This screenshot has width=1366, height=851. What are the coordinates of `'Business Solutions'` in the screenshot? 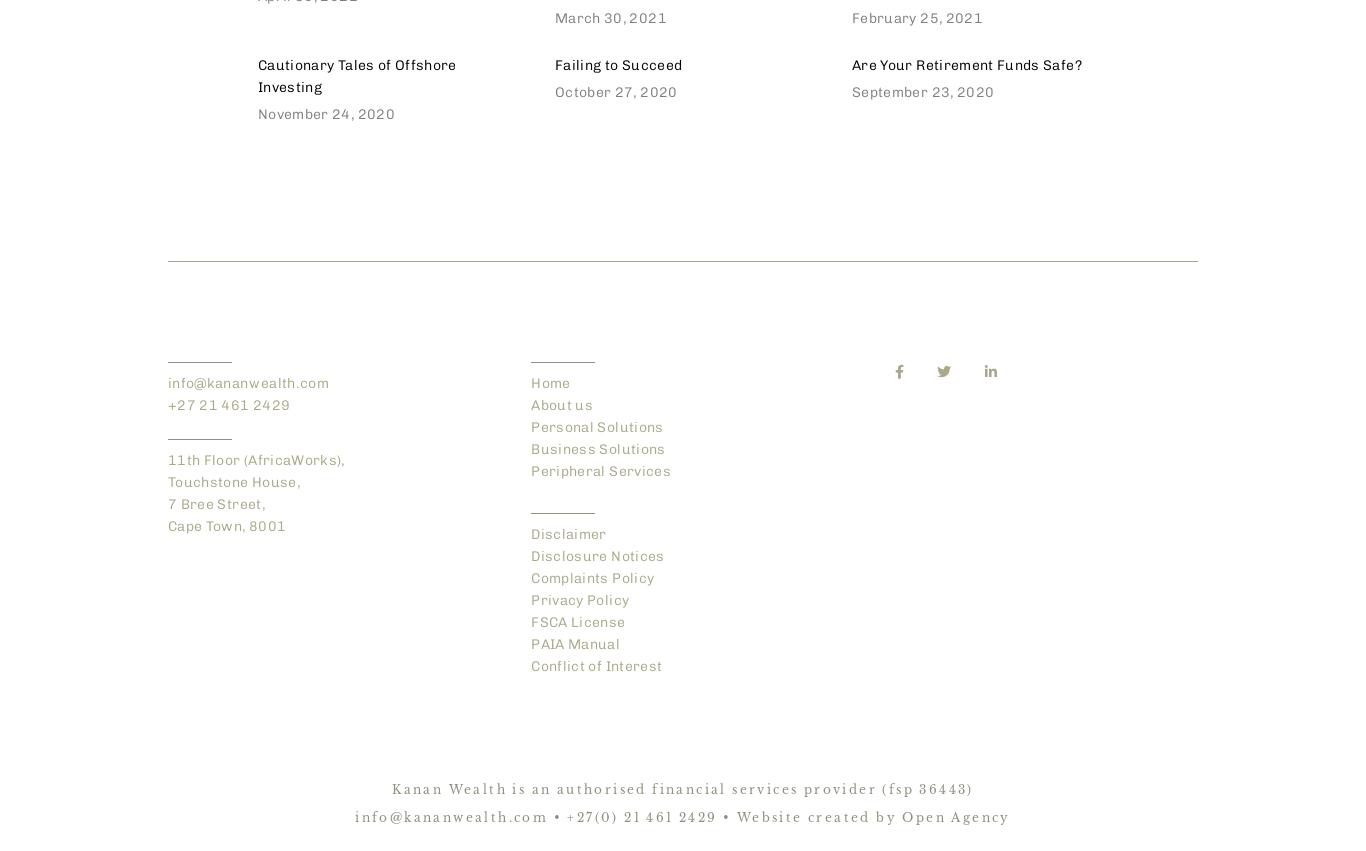 It's located at (597, 449).